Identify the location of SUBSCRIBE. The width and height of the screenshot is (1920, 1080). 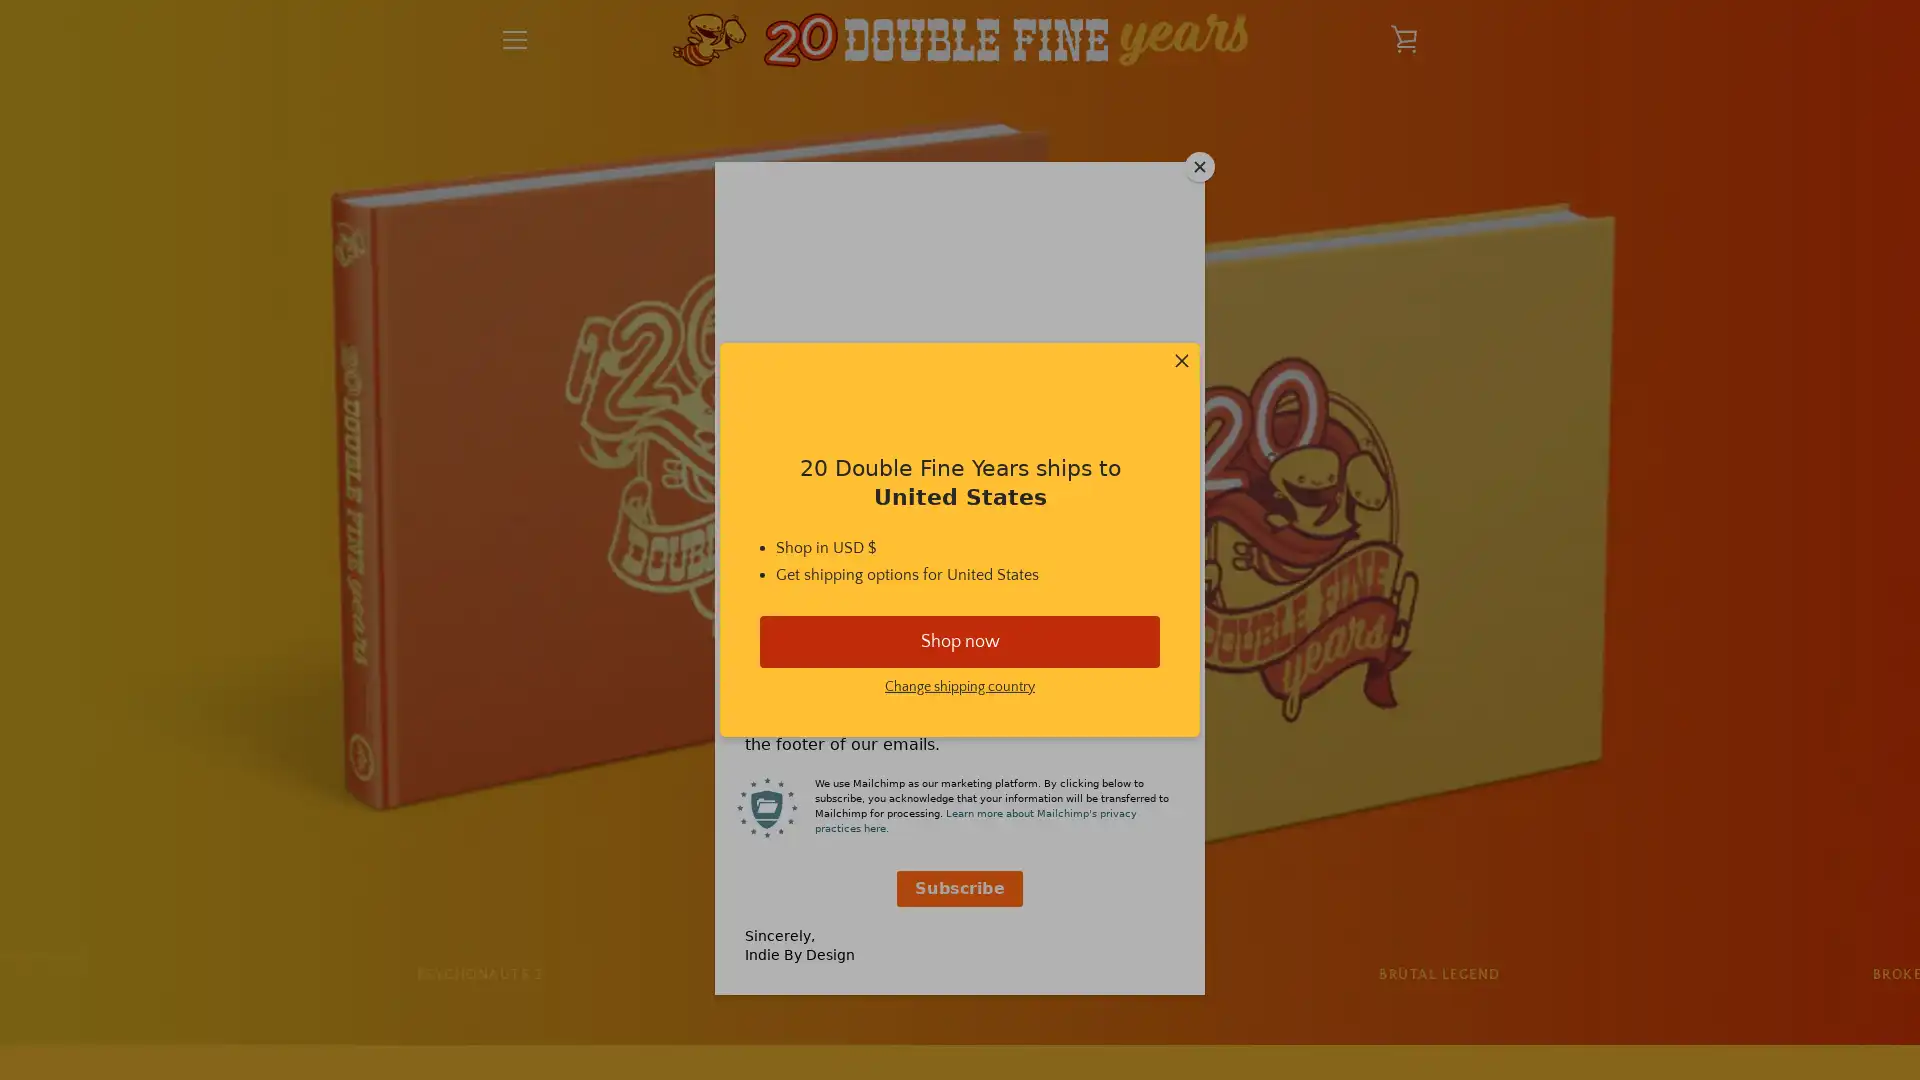
(1370, 900).